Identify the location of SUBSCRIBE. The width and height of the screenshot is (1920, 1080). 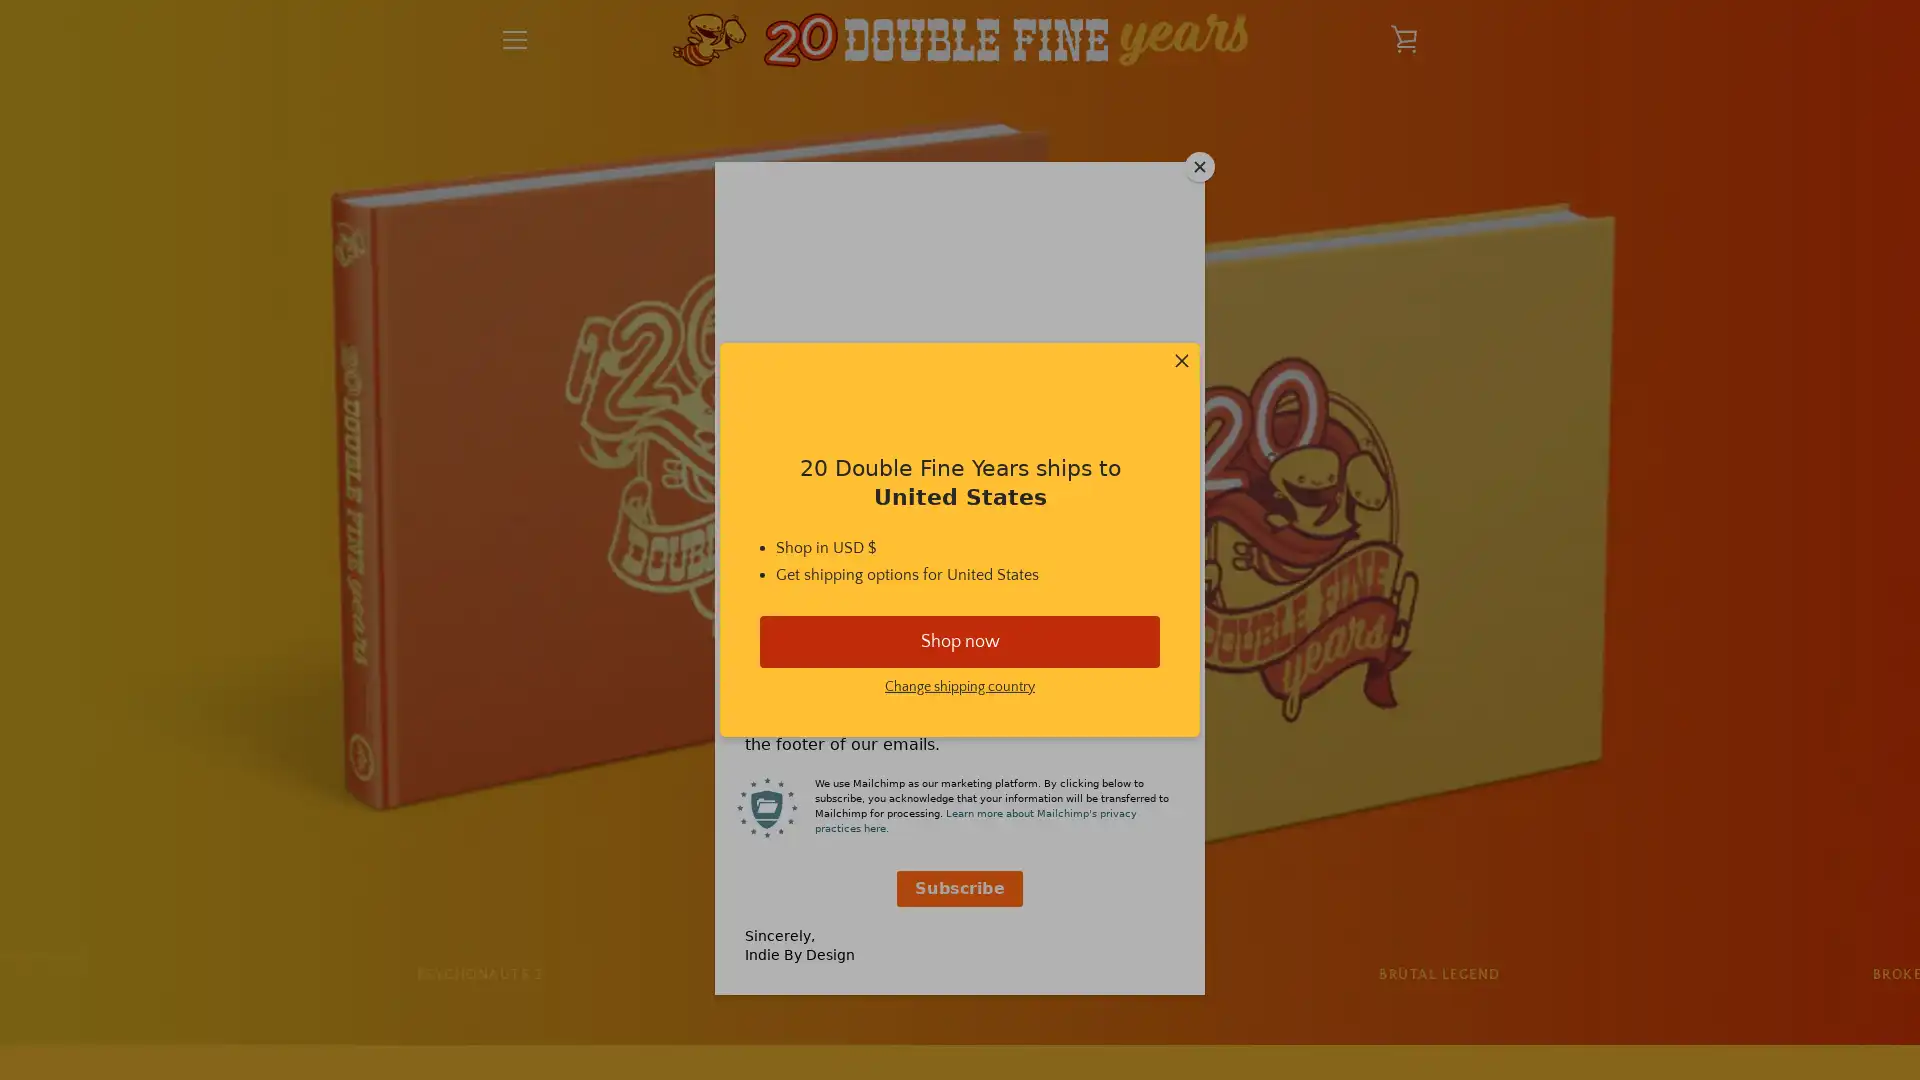
(1370, 900).